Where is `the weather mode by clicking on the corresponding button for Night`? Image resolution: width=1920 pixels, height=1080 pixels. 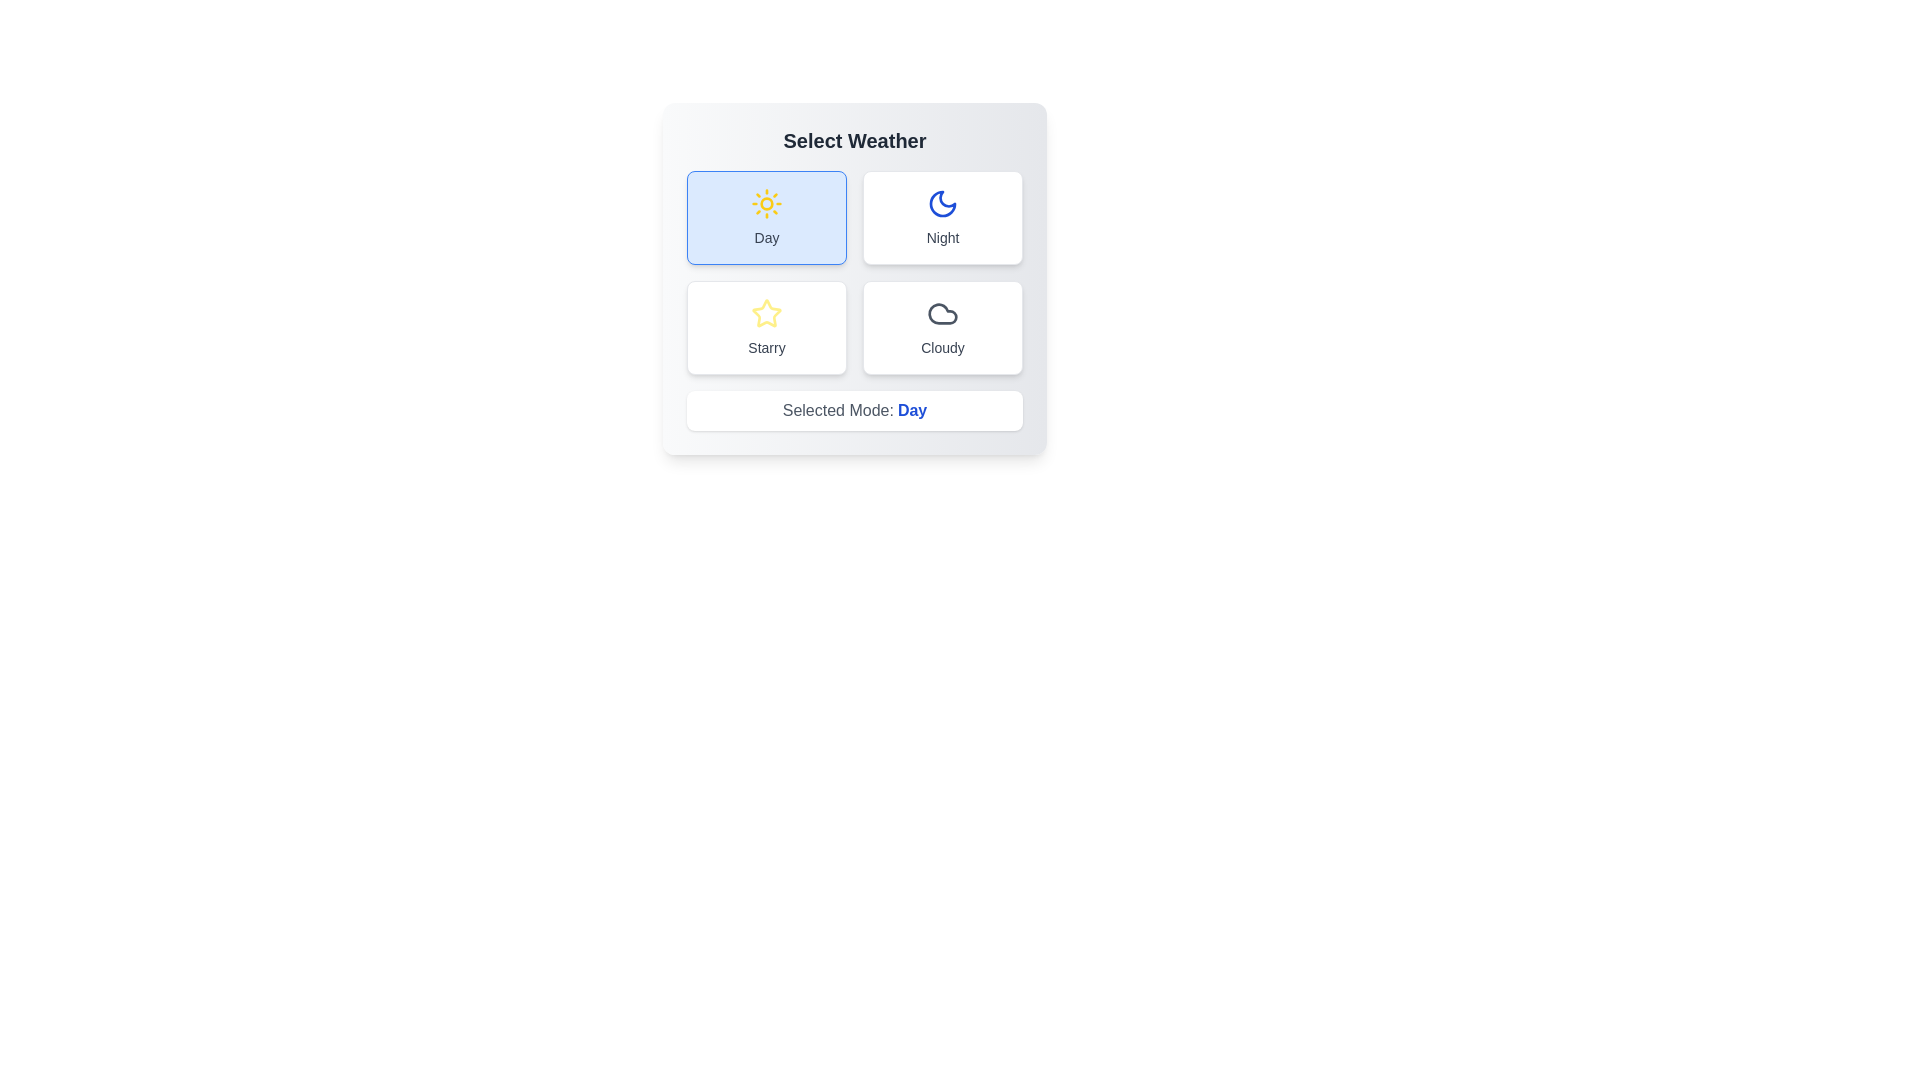 the weather mode by clicking on the corresponding button for Night is located at coordinates (941, 218).